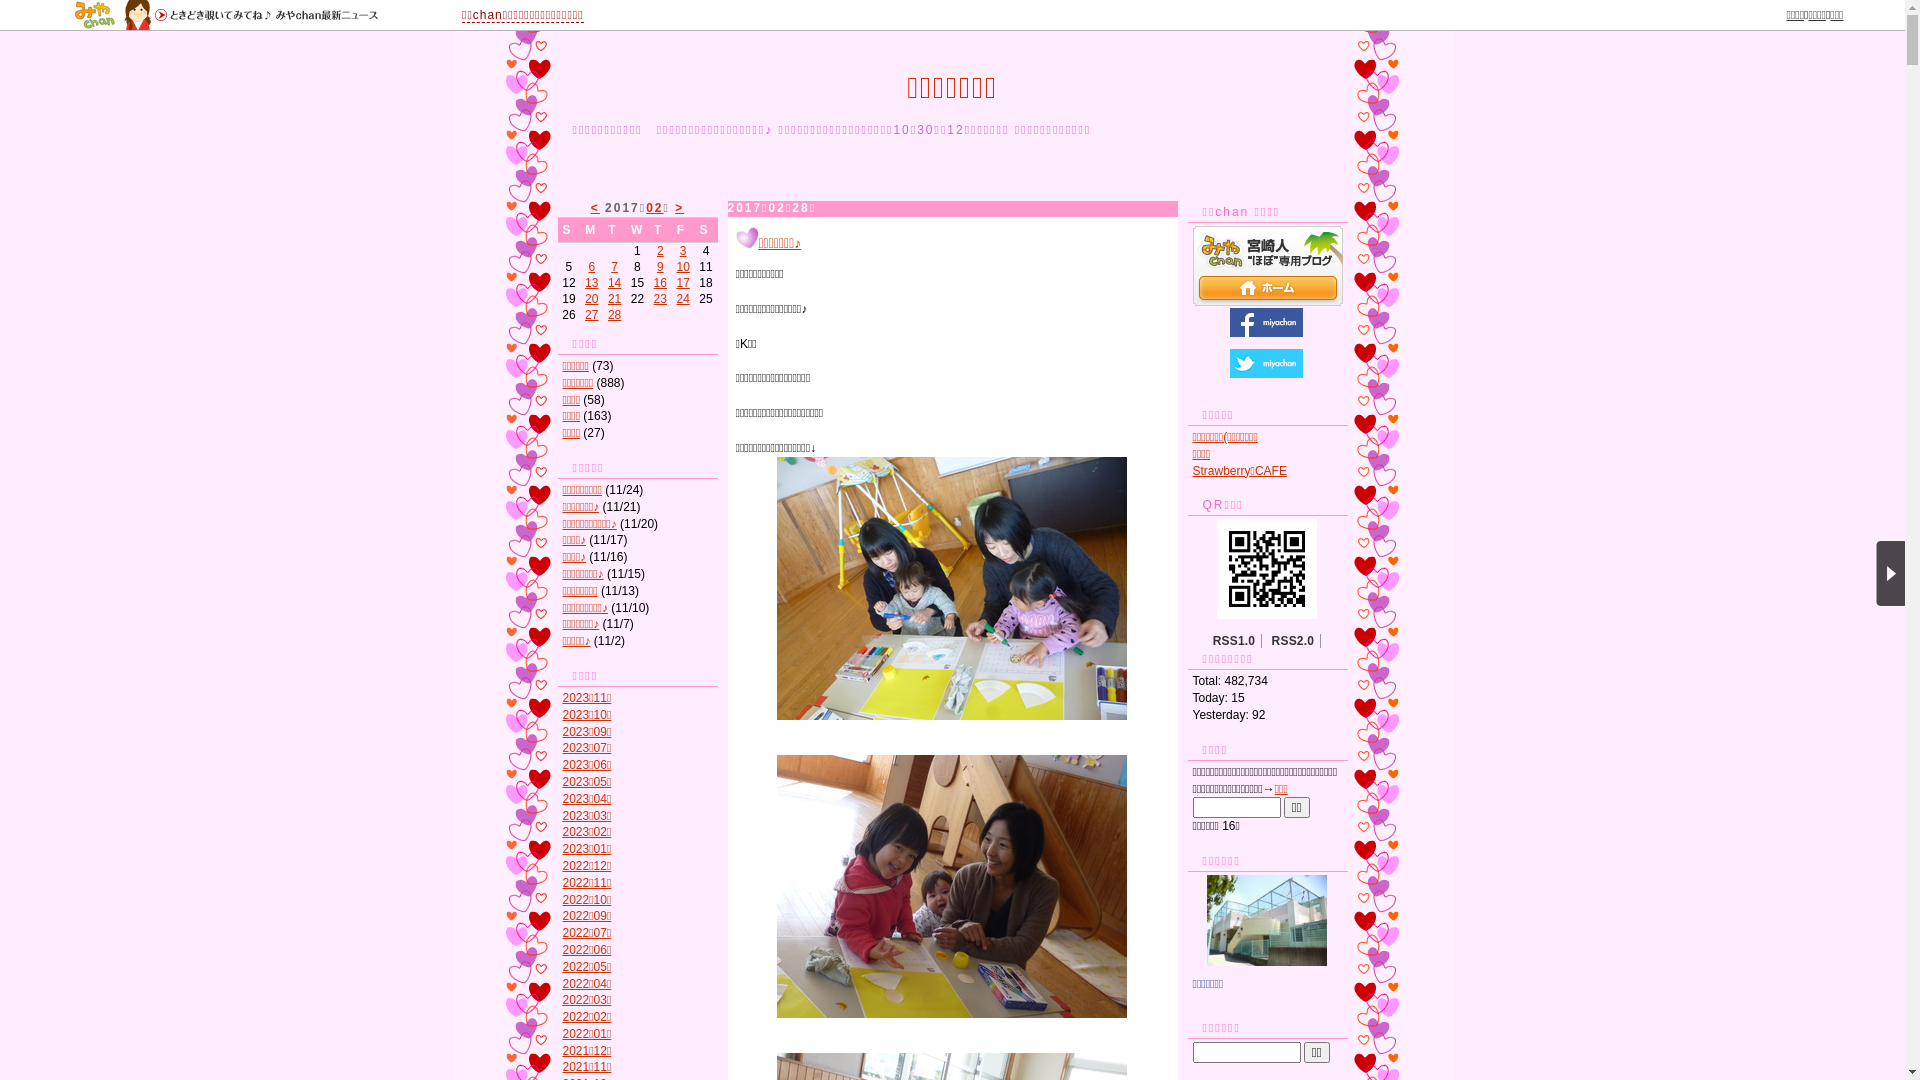 The width and height of the screenshot is (1920, 1080). I want to click on '21', so click(613, 299).